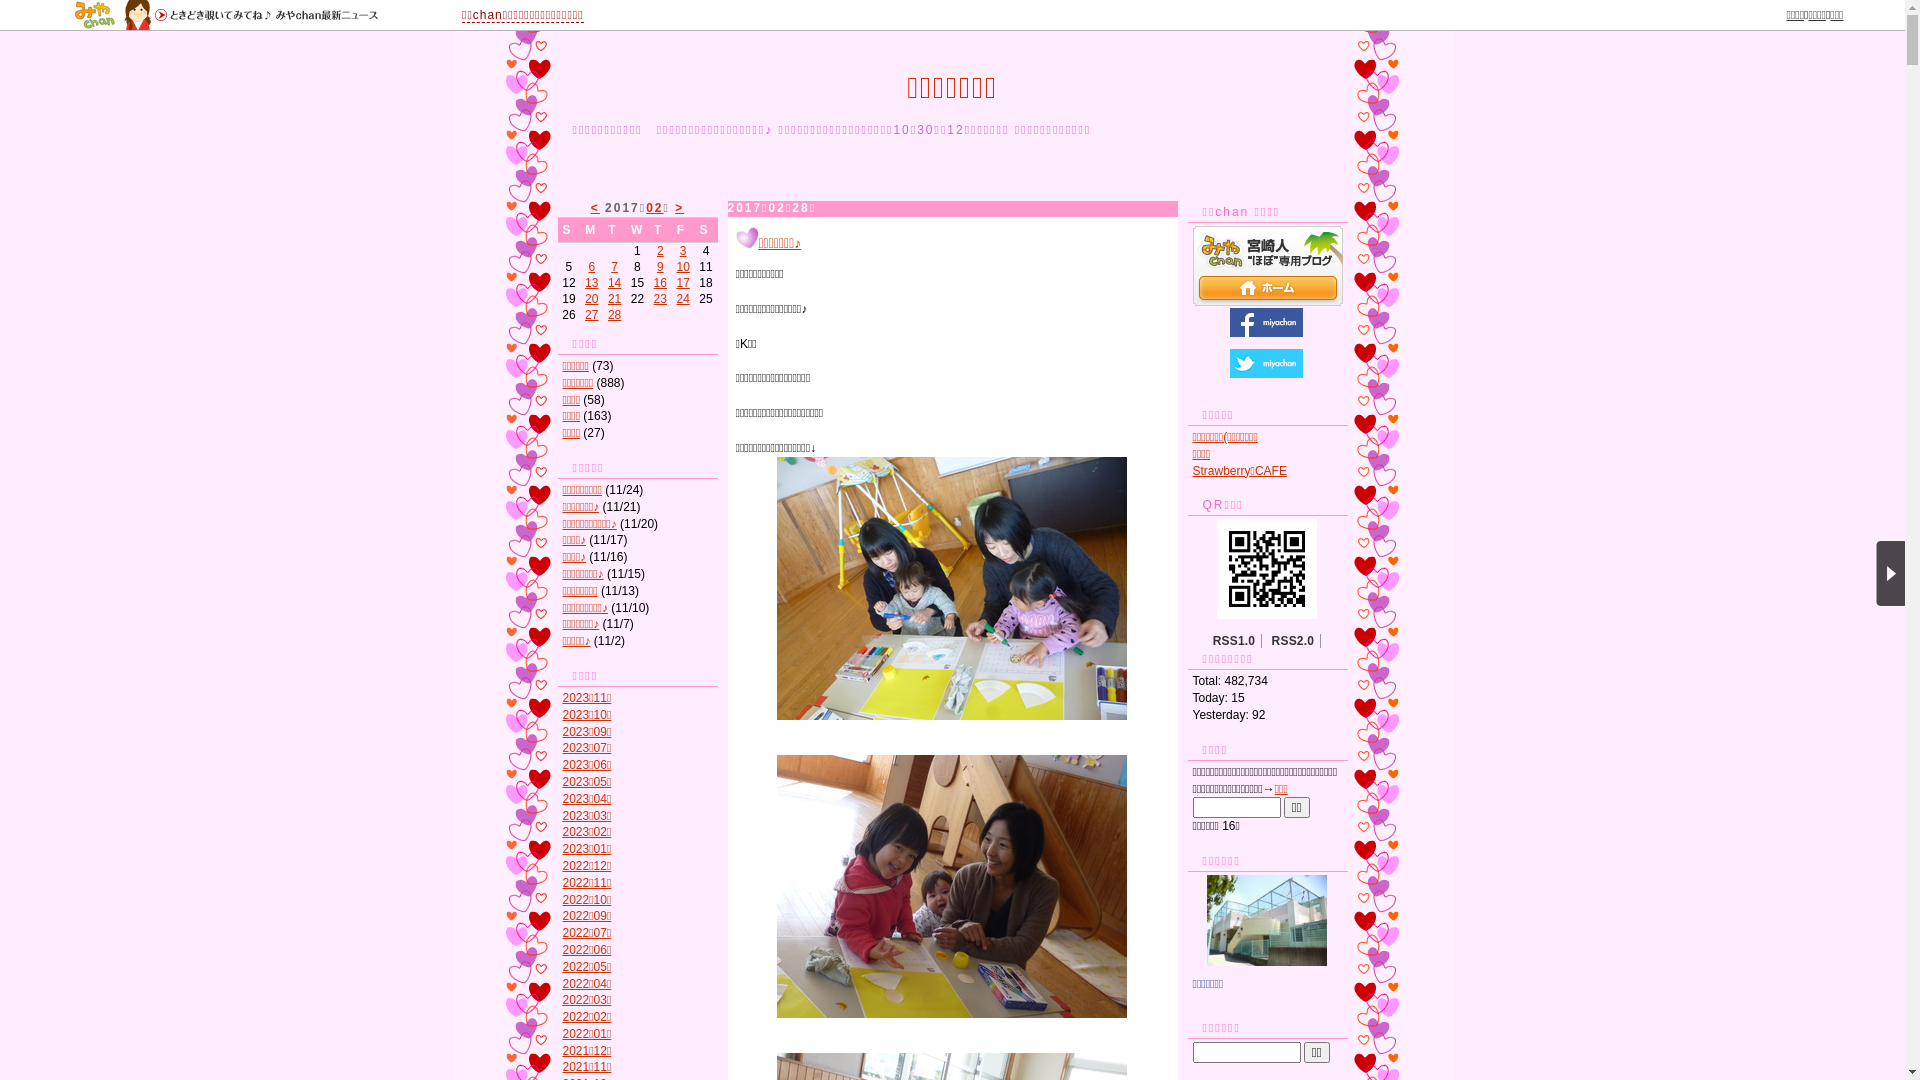 The width and height of the screenshot is (1920, 1080). I want to click on '21', so click(613, 299).